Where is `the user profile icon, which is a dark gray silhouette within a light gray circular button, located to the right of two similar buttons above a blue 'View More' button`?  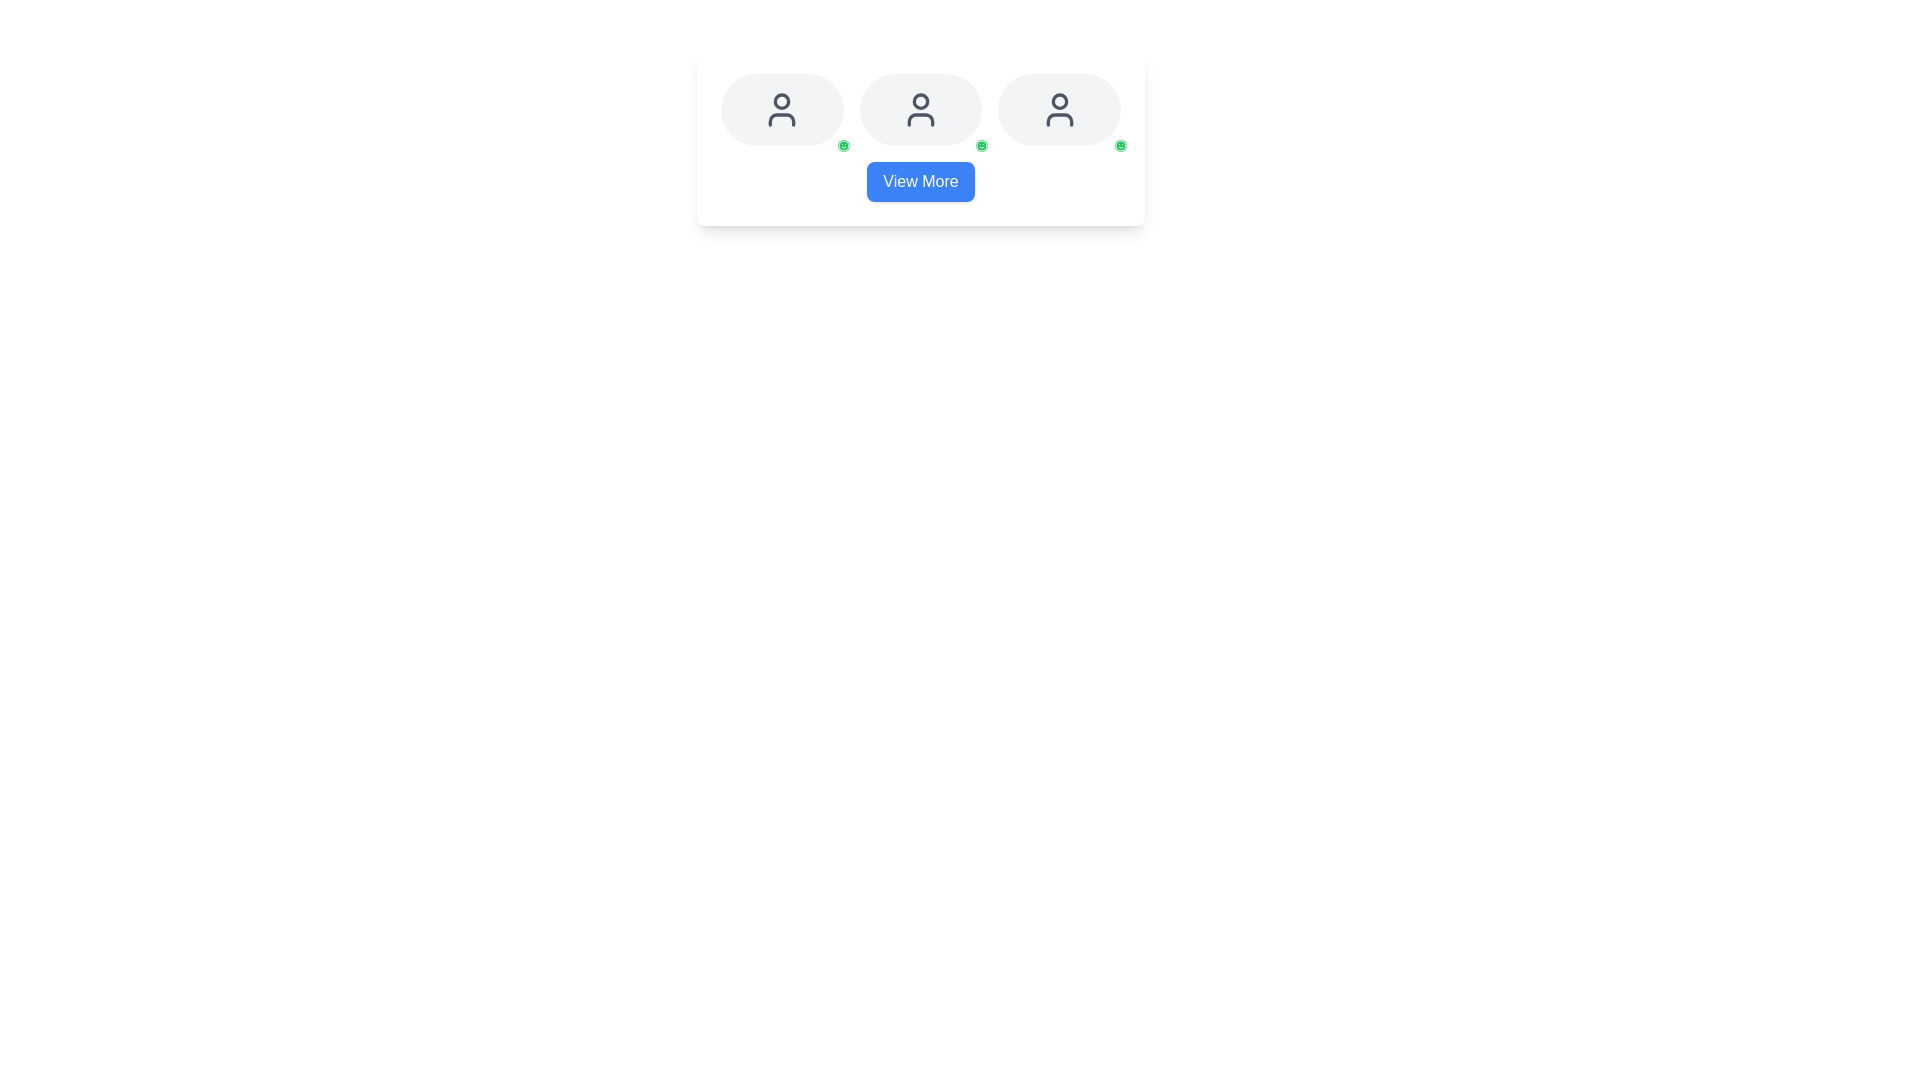
the user profile icon, which is a dark gray silhouette within a light gray circular button, located to the right of two similar buttons above a blue 'View More' button is located at coordinates (1058, 110).